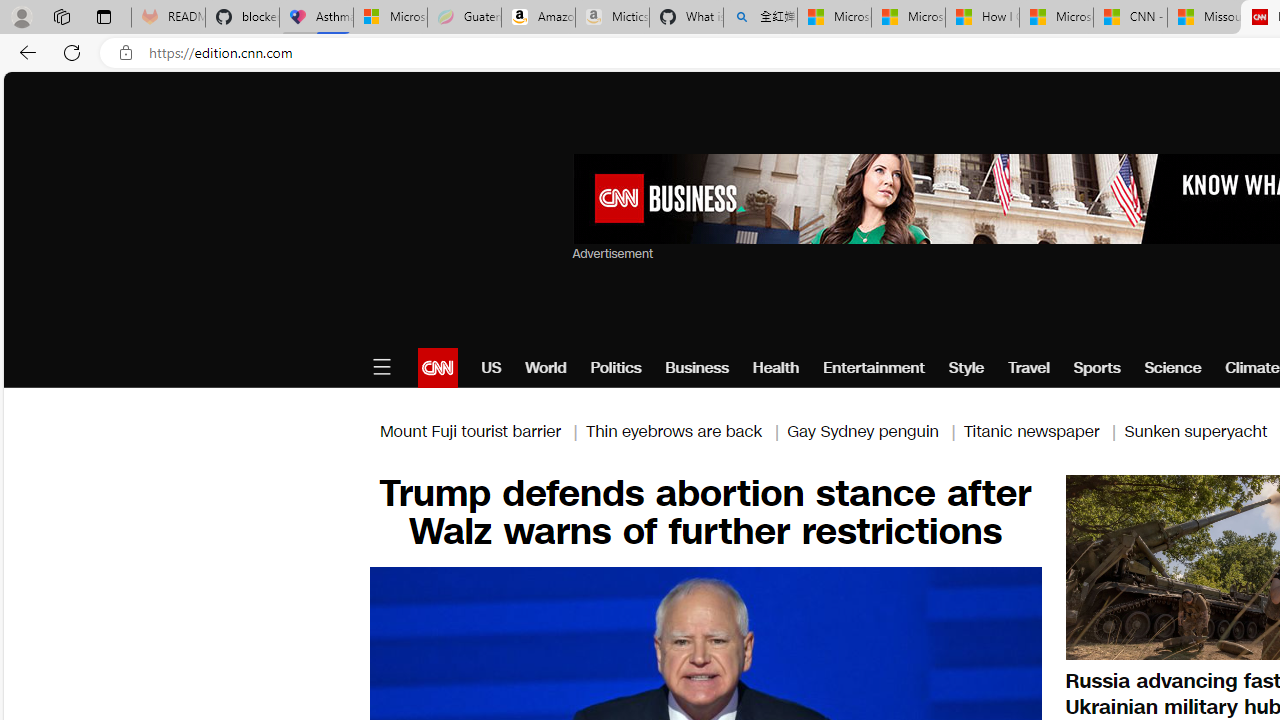 This screenshot has height=720, width=1280. I want to click on 'CNN logo', so click(436, 367).